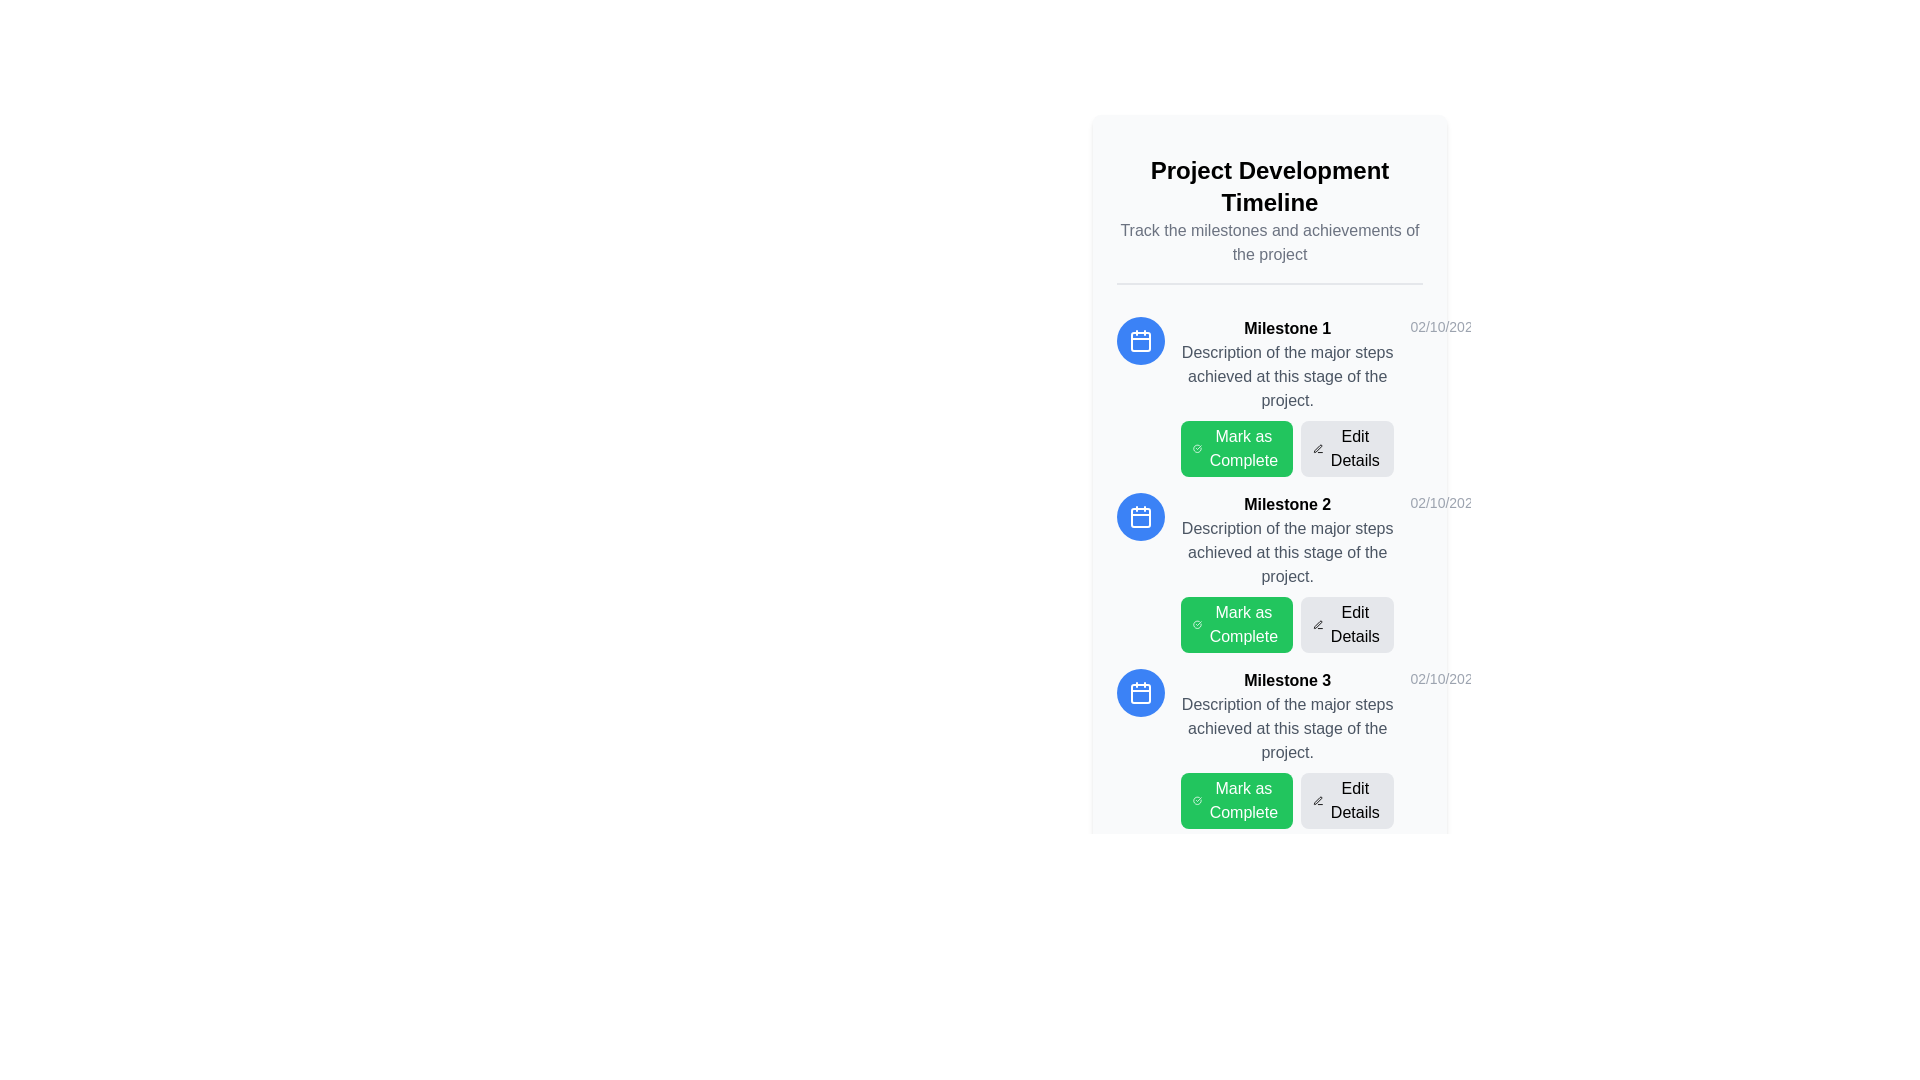 Image resolution: width=1920 pixels, height=1080 pixels. Describe the element at coordinates (1287, 377) in the screenshot. I see `the text block reading 'Description of the major steps achieved at this stage of the project.' which is located below the 'Milestone 1' title` at that location.